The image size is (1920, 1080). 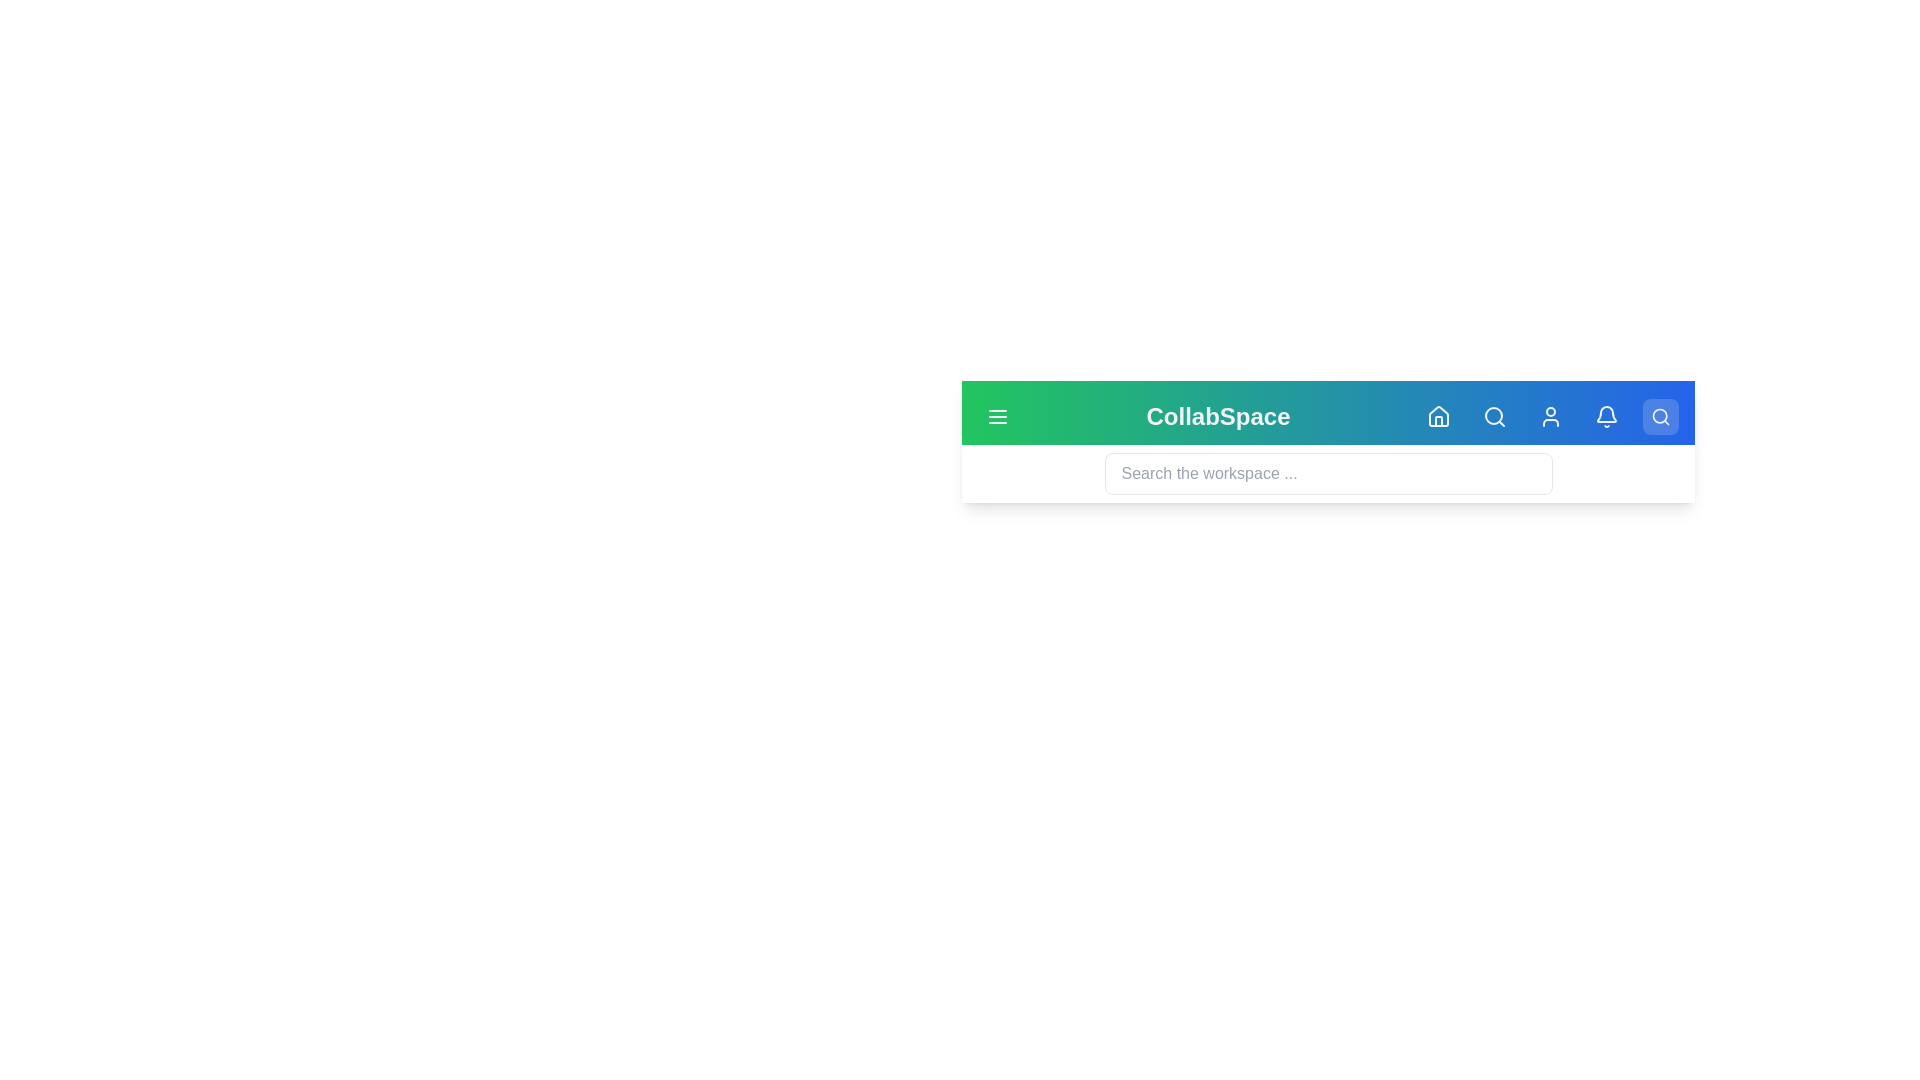 What do you see at coordinates (1438, 415) in the screenshot?
I see `the home icon button to navigate to the home page` at bounding box center [1438, 415].